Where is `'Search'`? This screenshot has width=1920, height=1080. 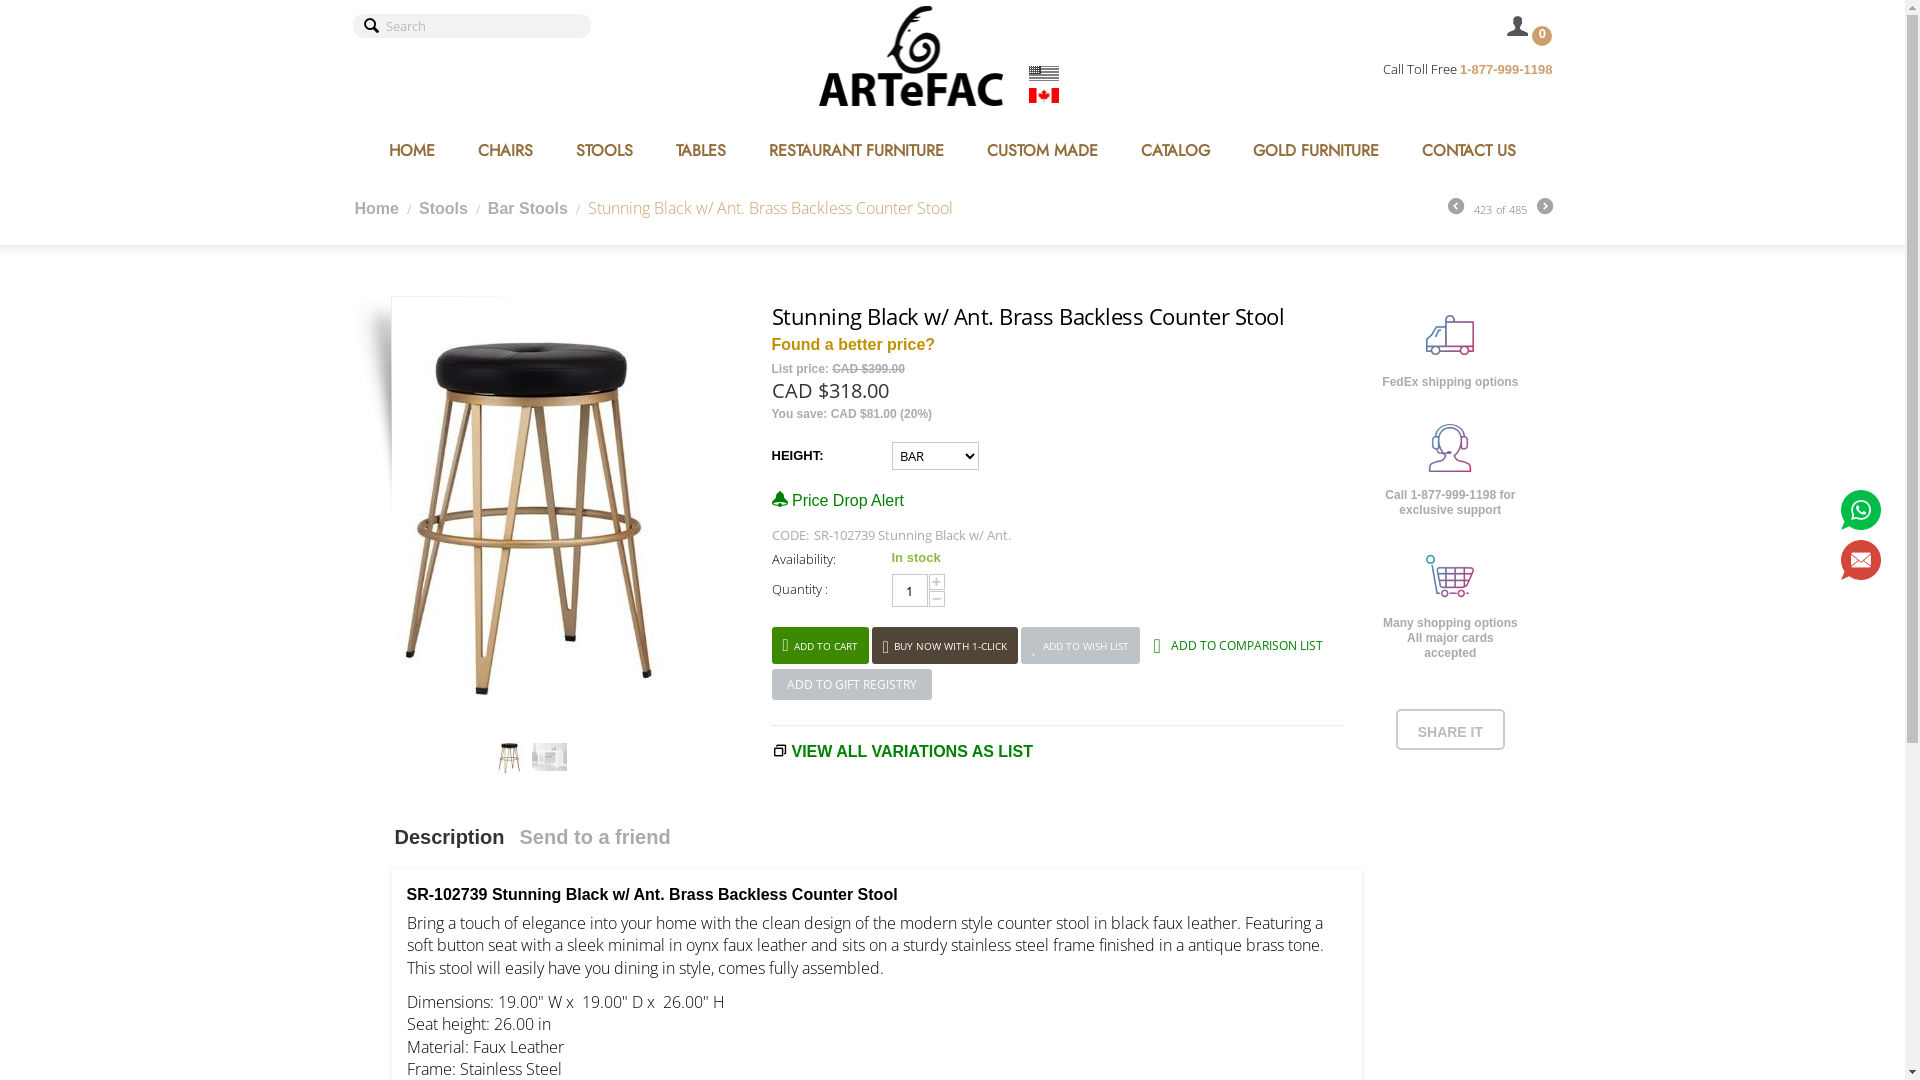
'Search' is located at coordinates (372, 26).